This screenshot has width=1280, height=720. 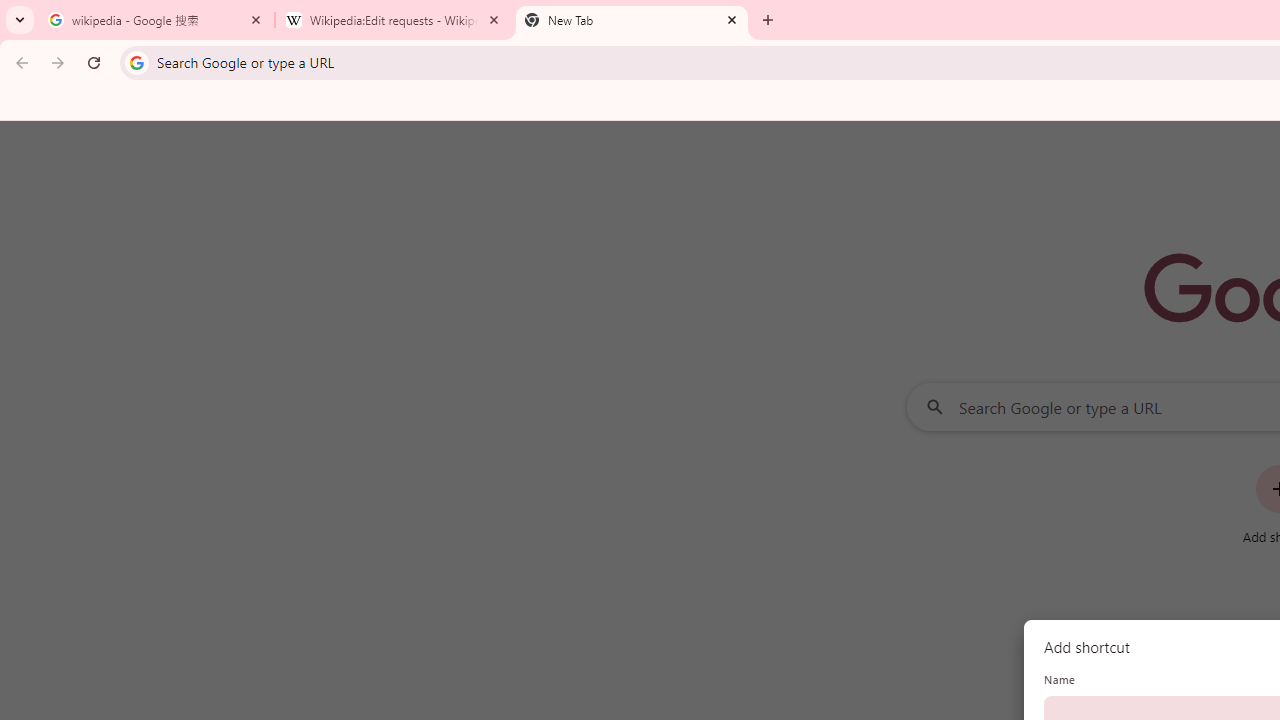 What do you see at coordinates (93, 61) in the screenshot?
I see `'Reload'` at bounding box center [93, 61].